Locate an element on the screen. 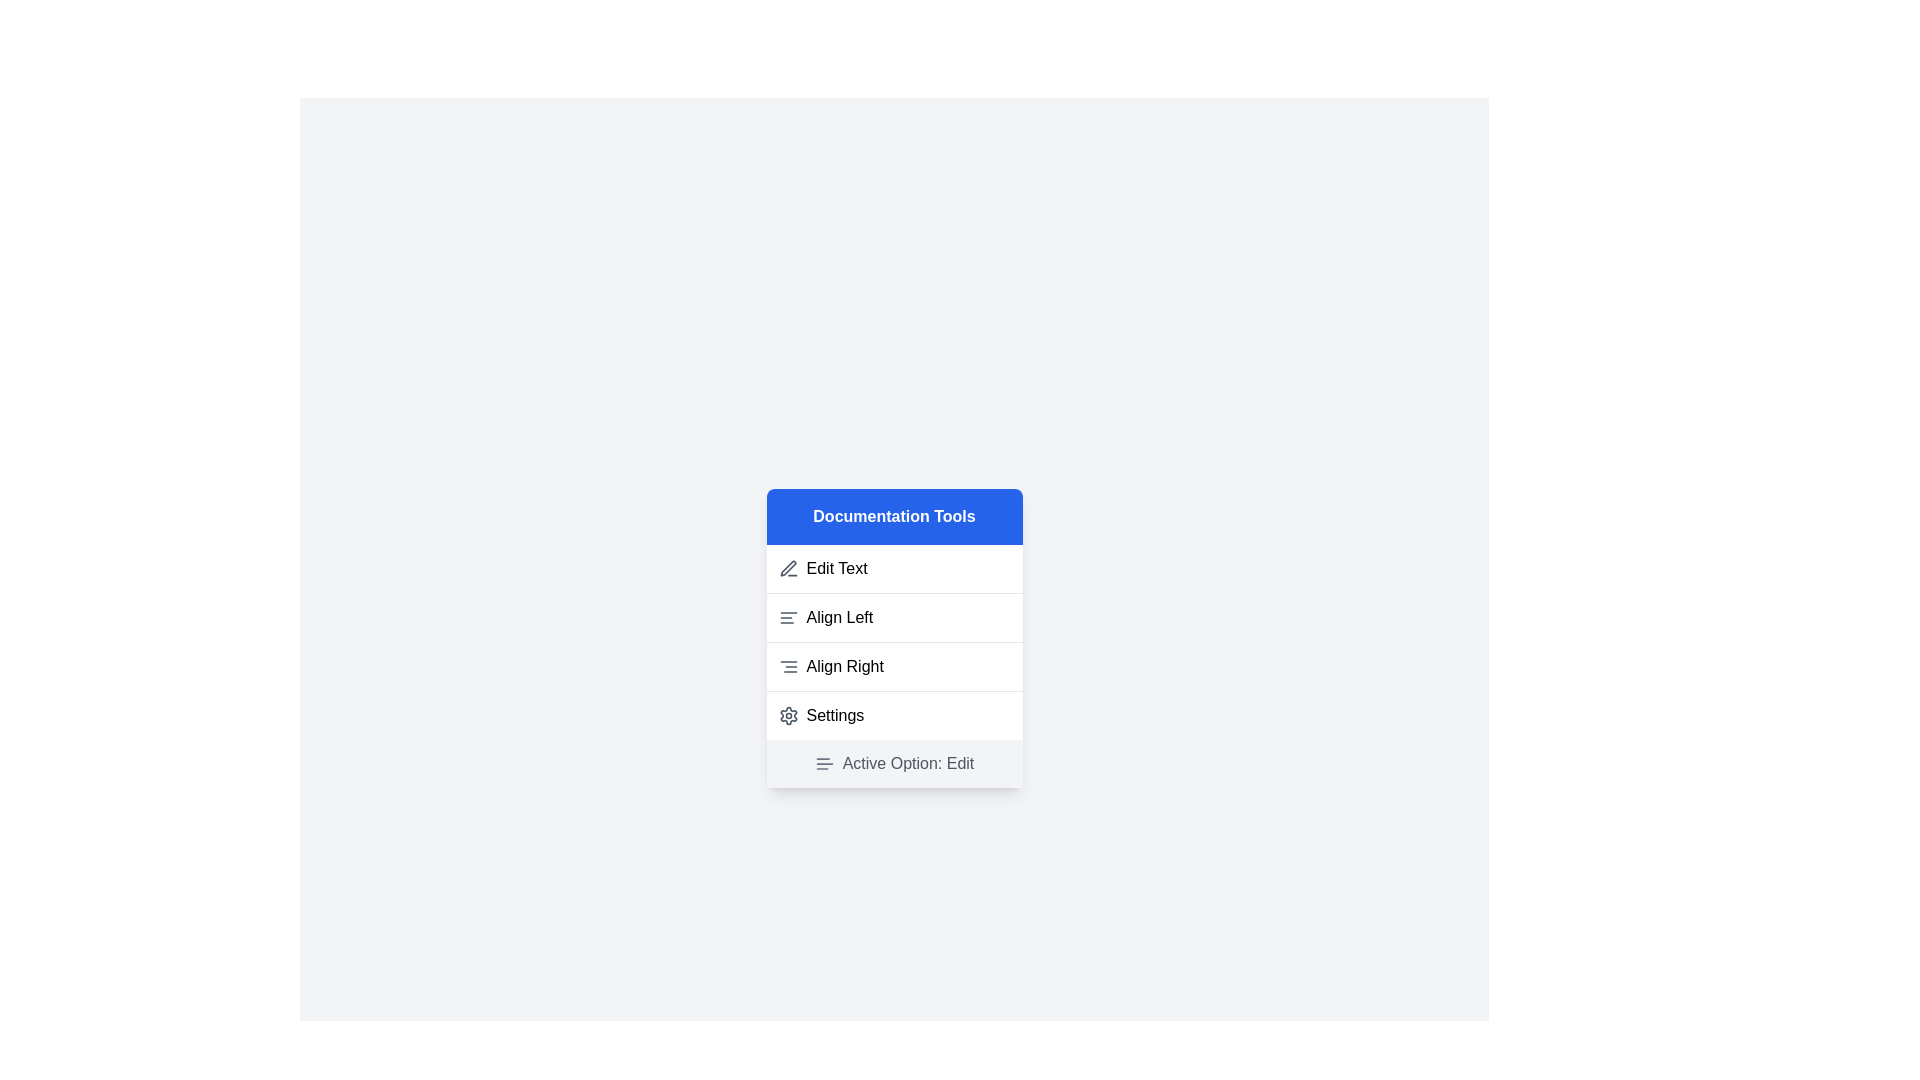  the menu option Align Left to select it is located at coordinates (893, 616).